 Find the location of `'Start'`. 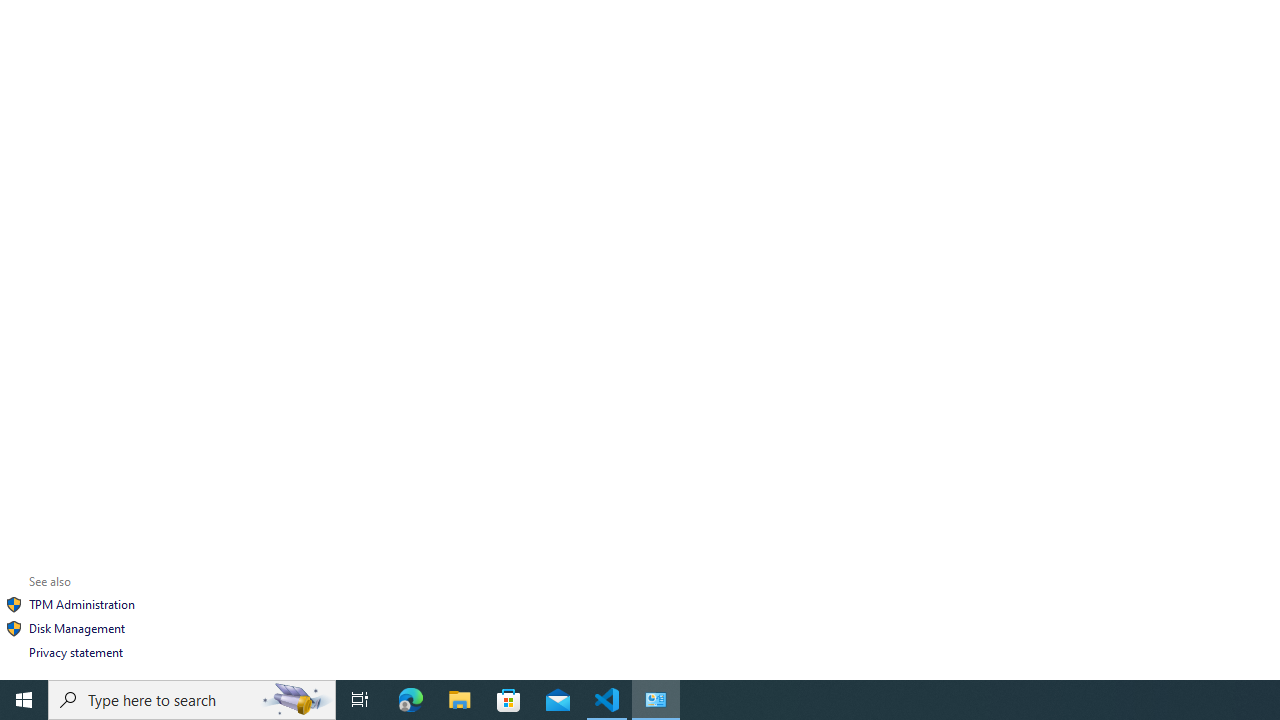

'Start' is located at coordinates (24, 698).